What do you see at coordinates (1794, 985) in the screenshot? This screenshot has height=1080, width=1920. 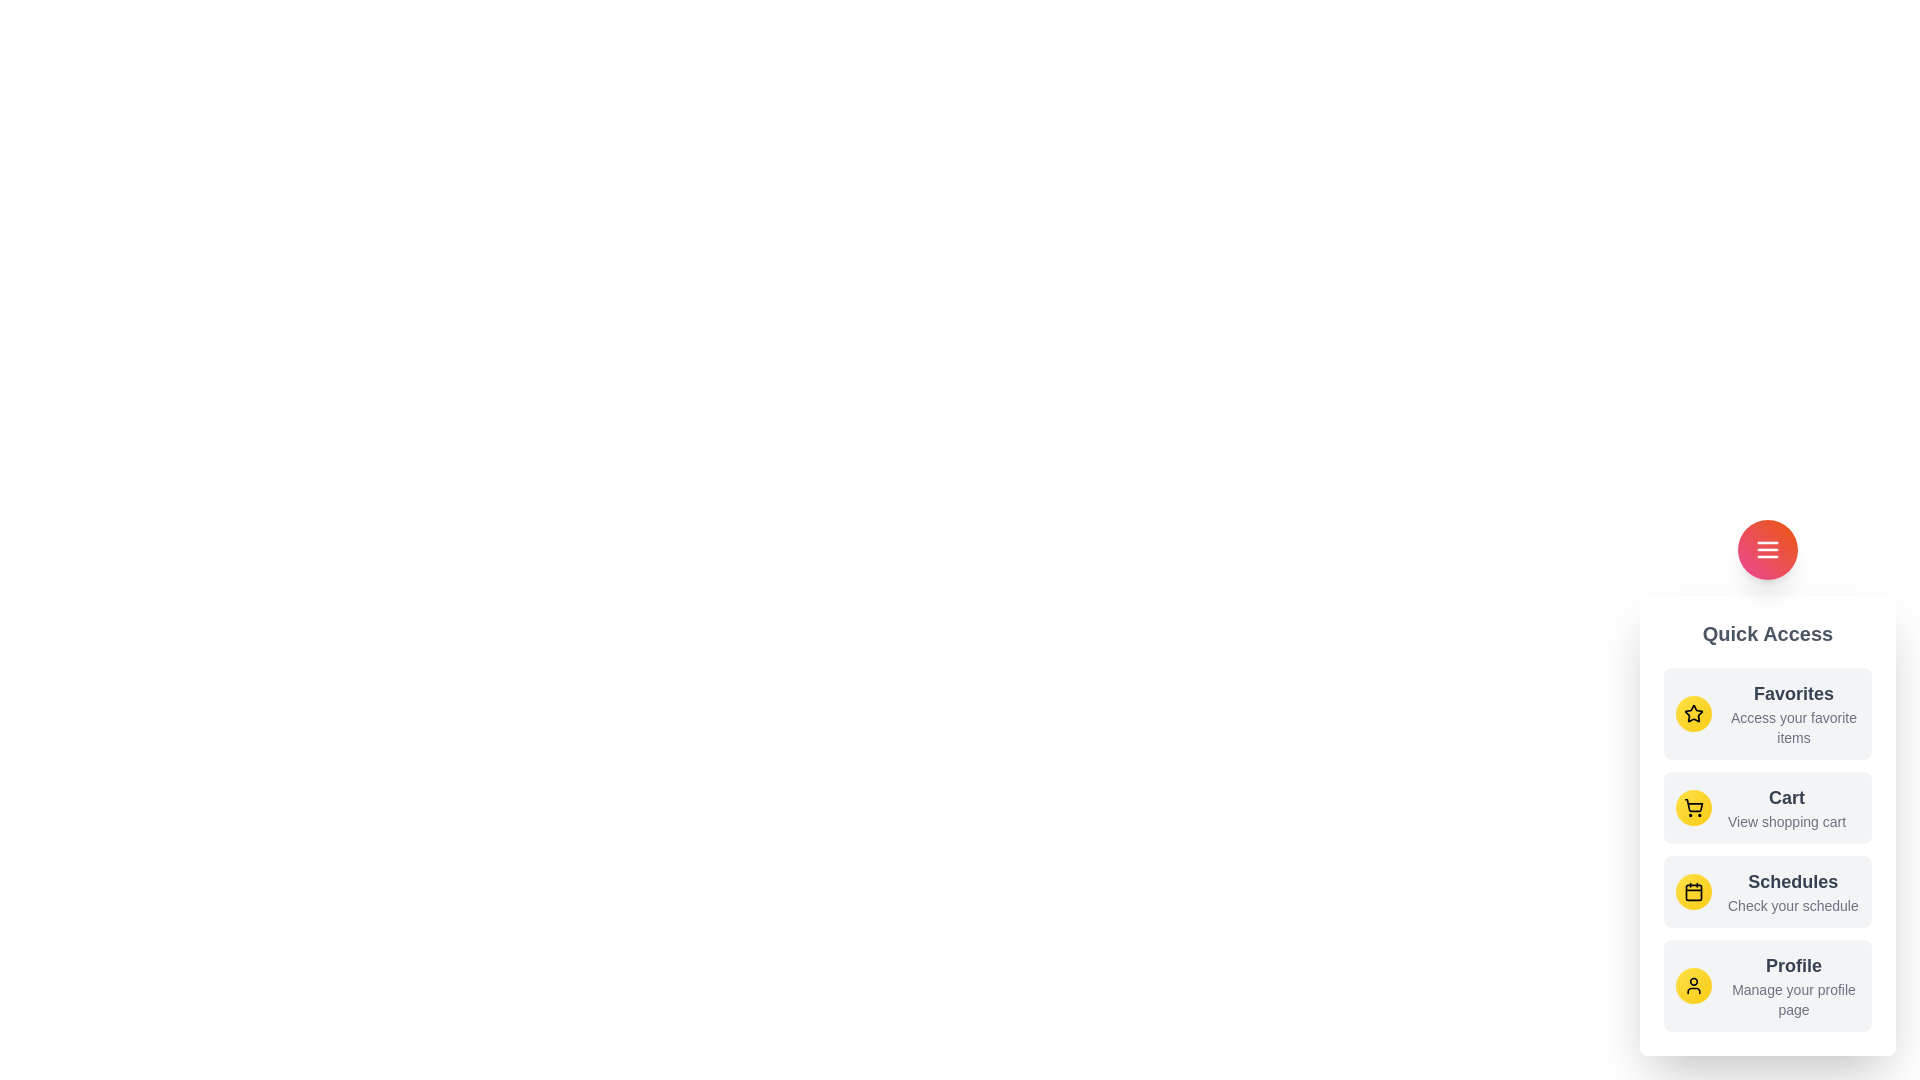 I see `the 'Profile' option in the speed dial menu` at bounding box center [1794, 985].